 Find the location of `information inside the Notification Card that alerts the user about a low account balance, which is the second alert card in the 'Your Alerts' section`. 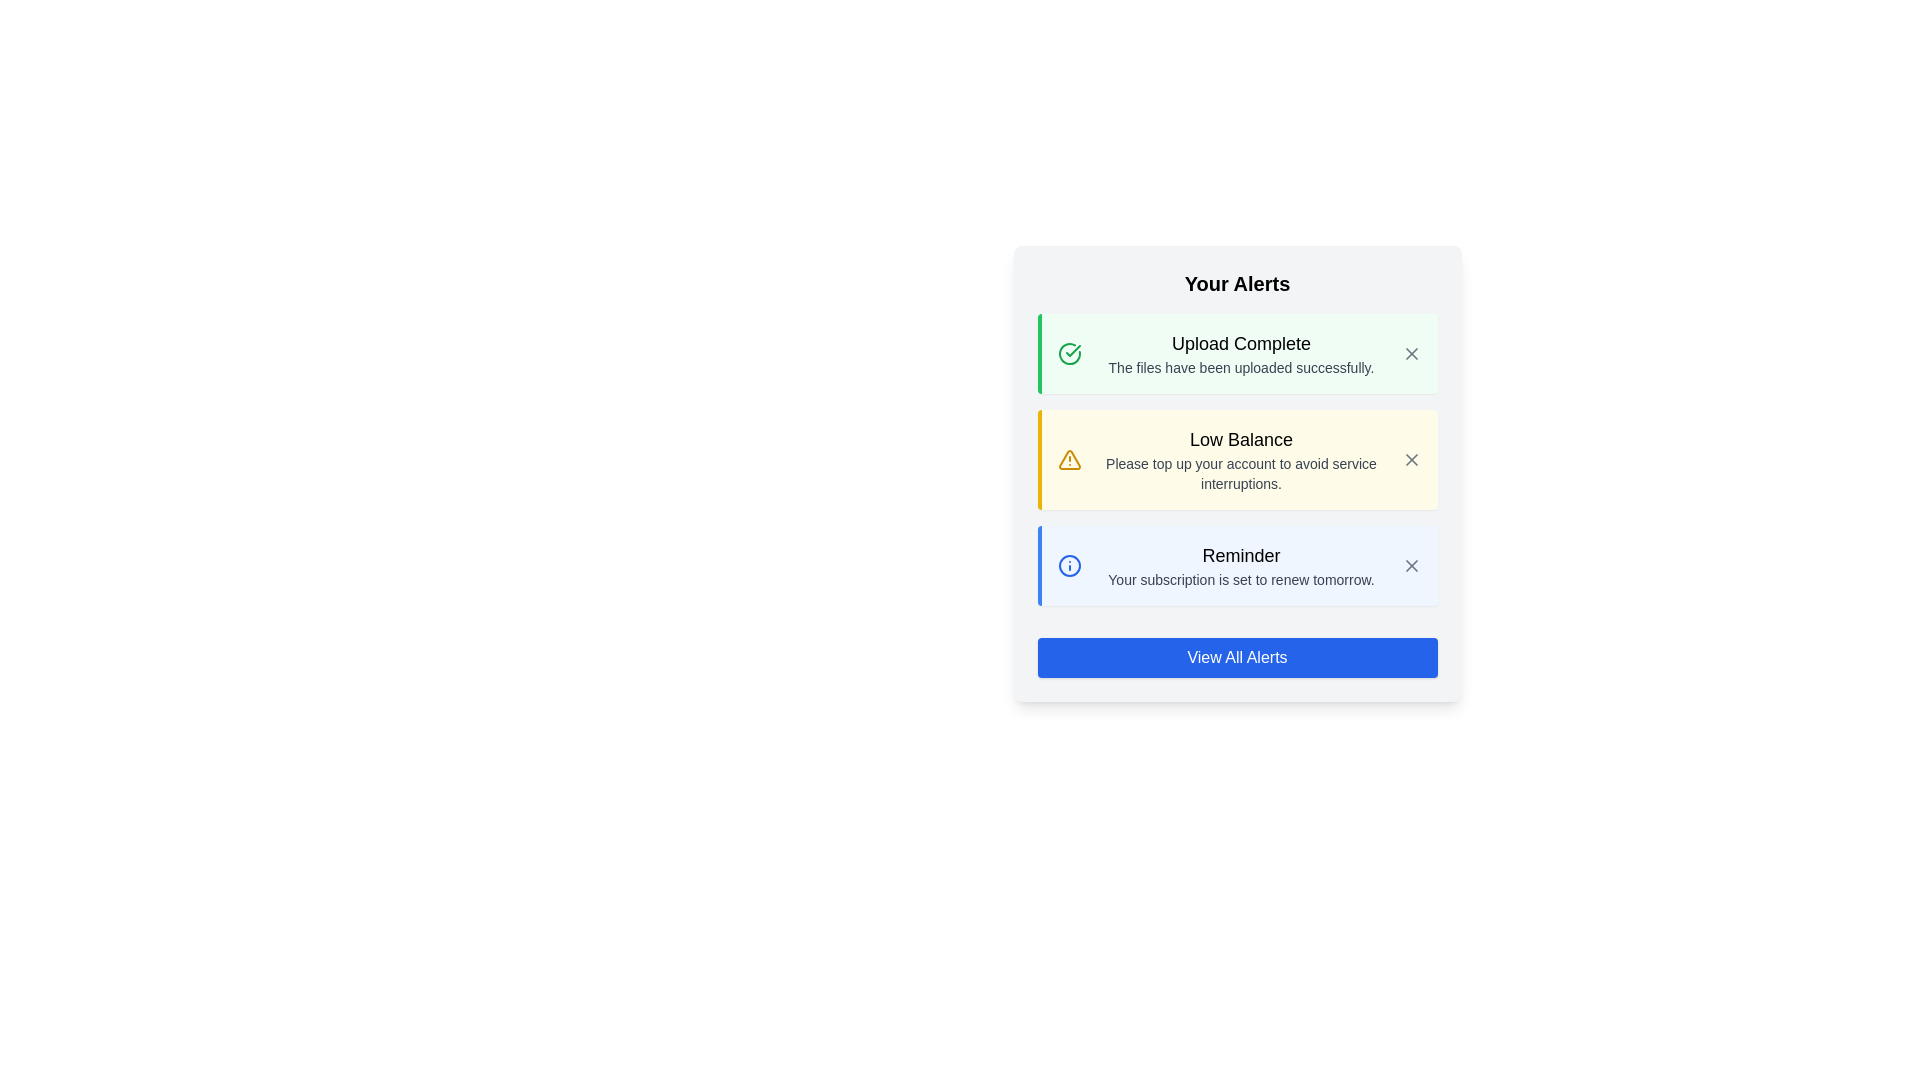

information inside the Notification Card that alerts the user about a low account balance, which is the second alert card in the 'Your Alerts' section is located at coordinates (1236, 474).